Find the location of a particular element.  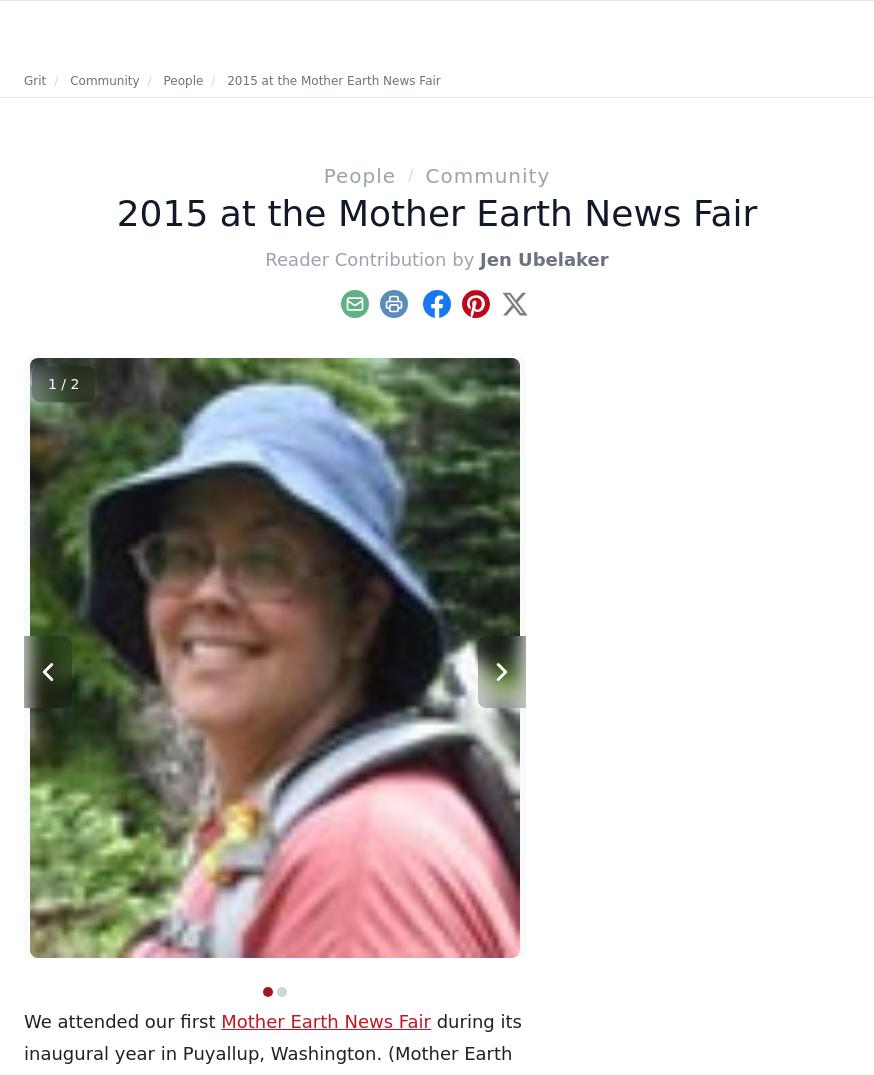

'MOTHER EARTH NEWS 2019 FAIR T-SHIRT, MEN'S CUT' is located at coordinates (138, 379).